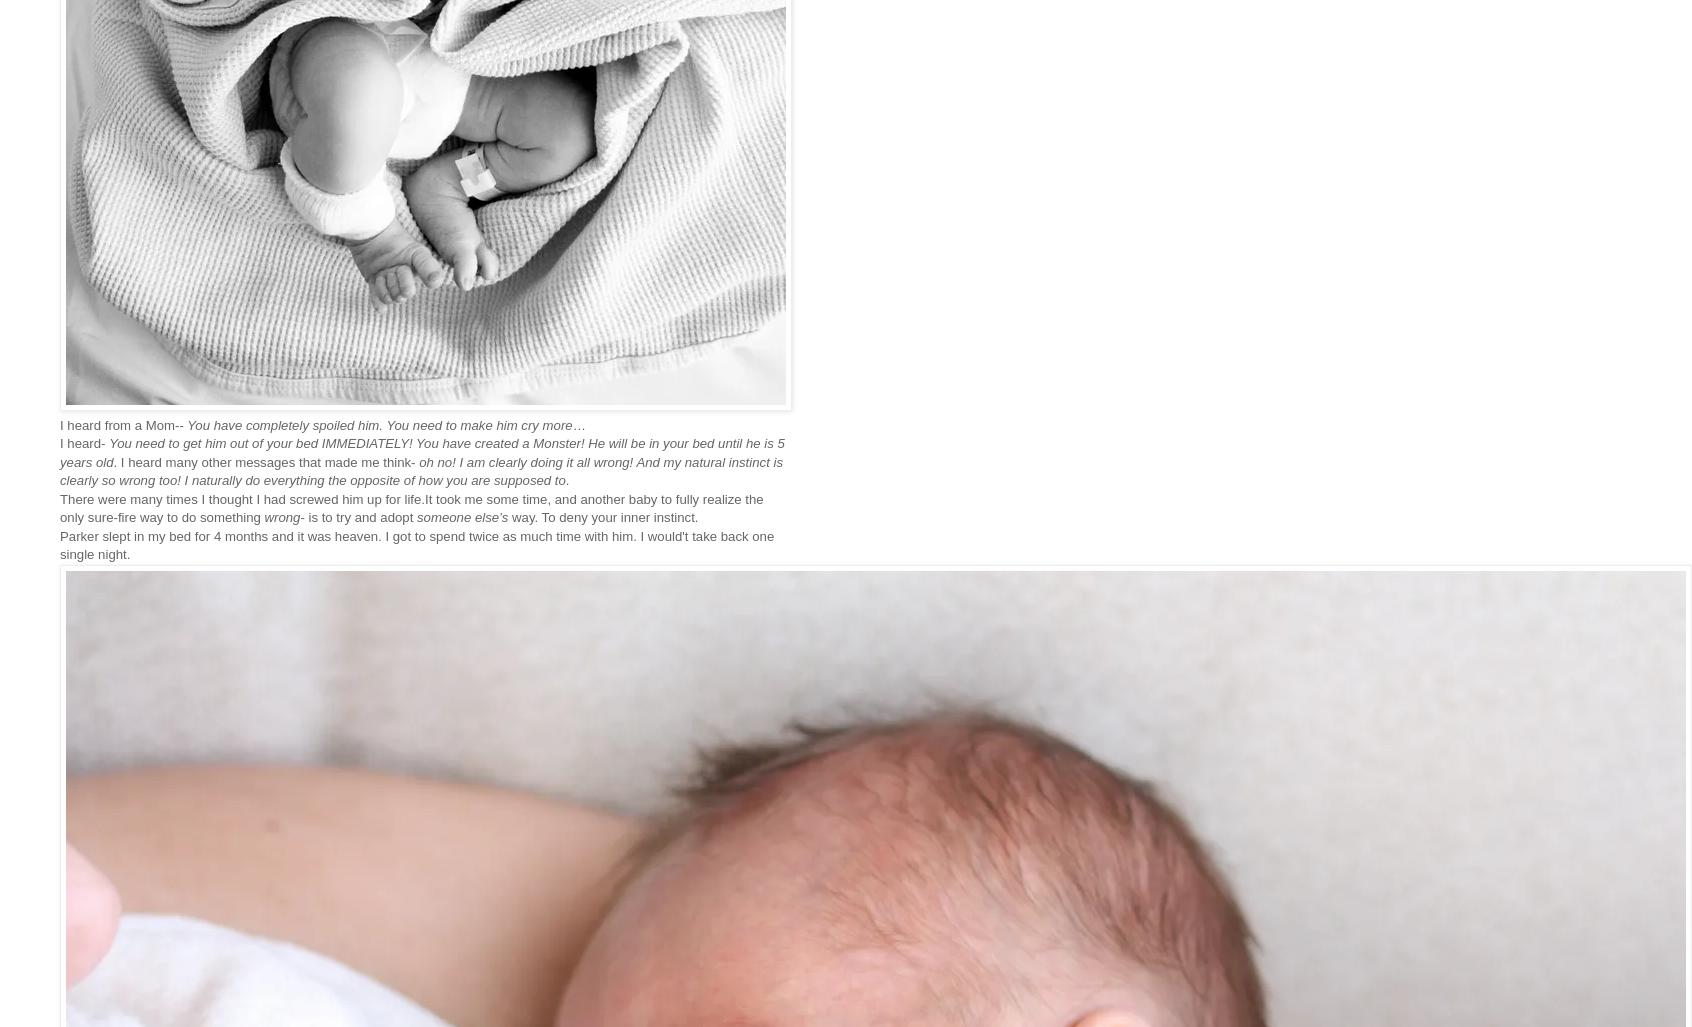  I want to click on 'wrong', so click(282, 516).